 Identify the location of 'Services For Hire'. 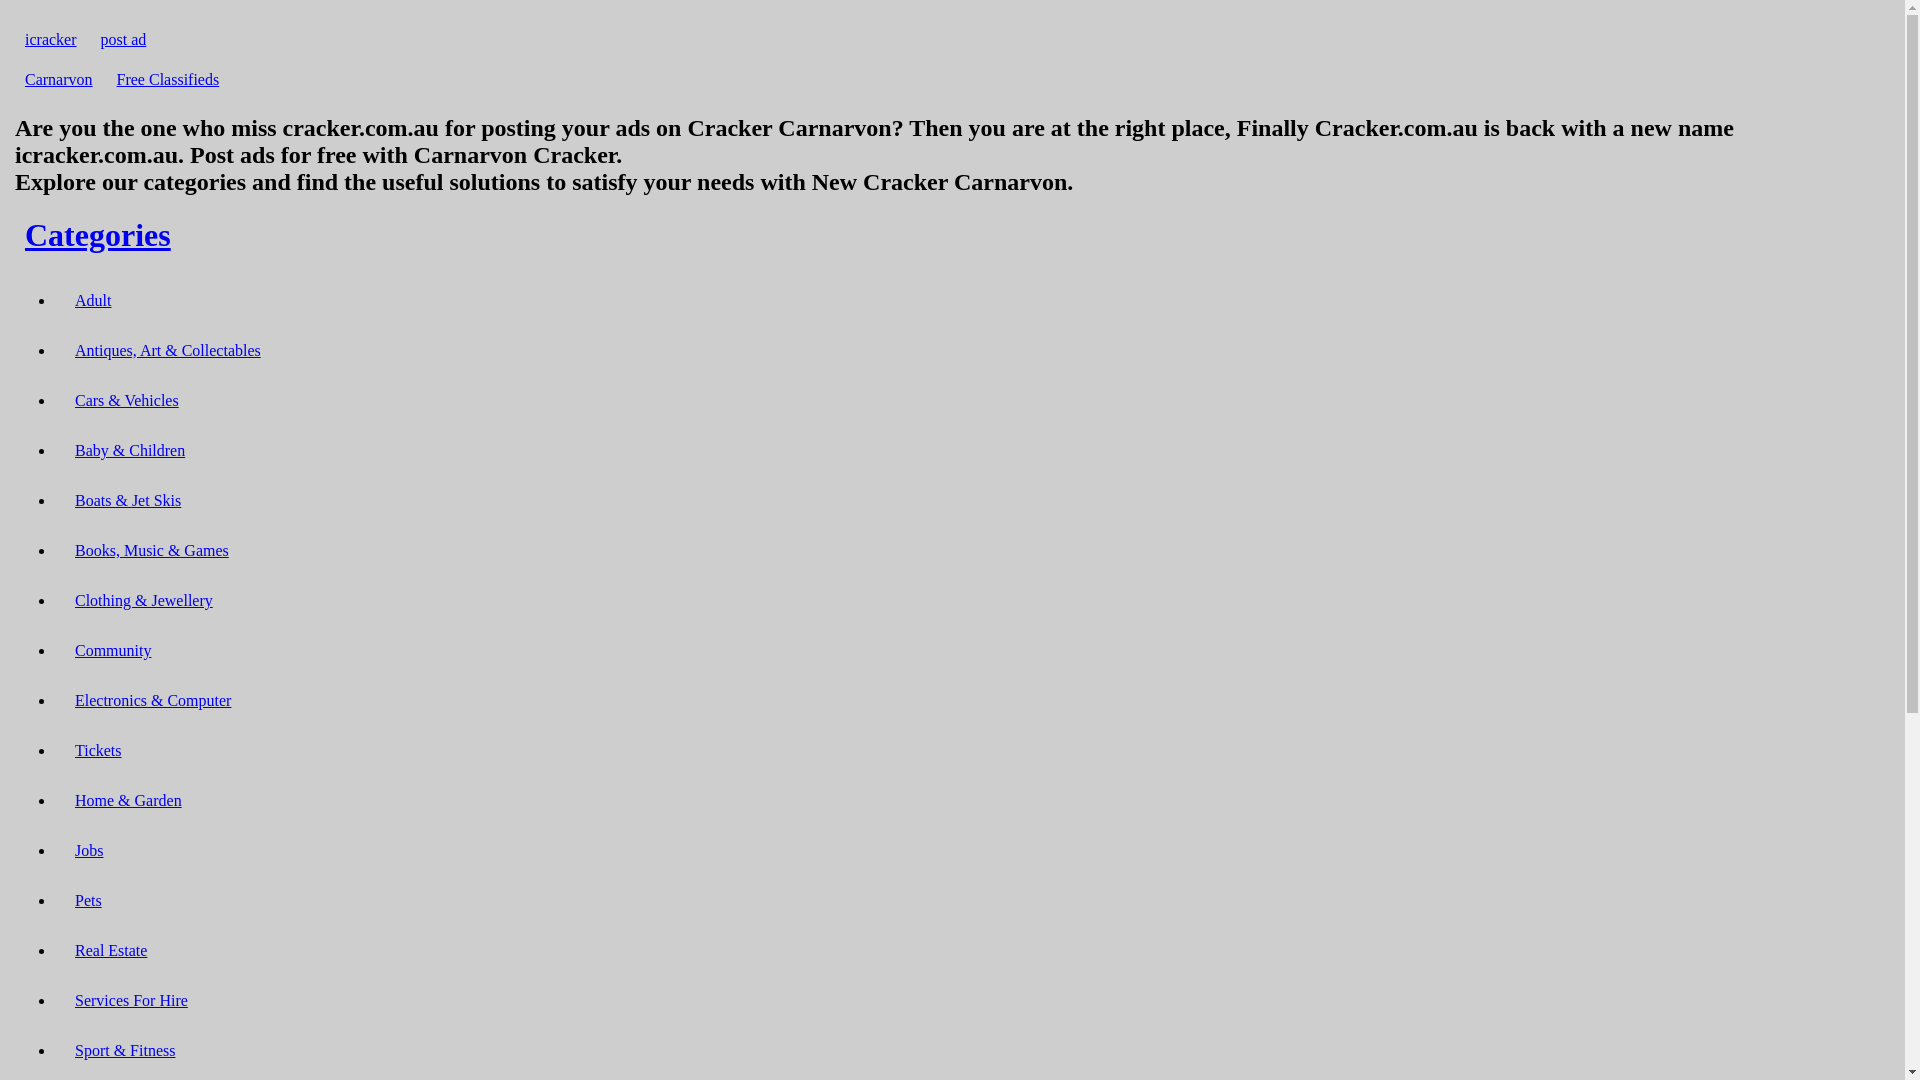
(130, 1000).